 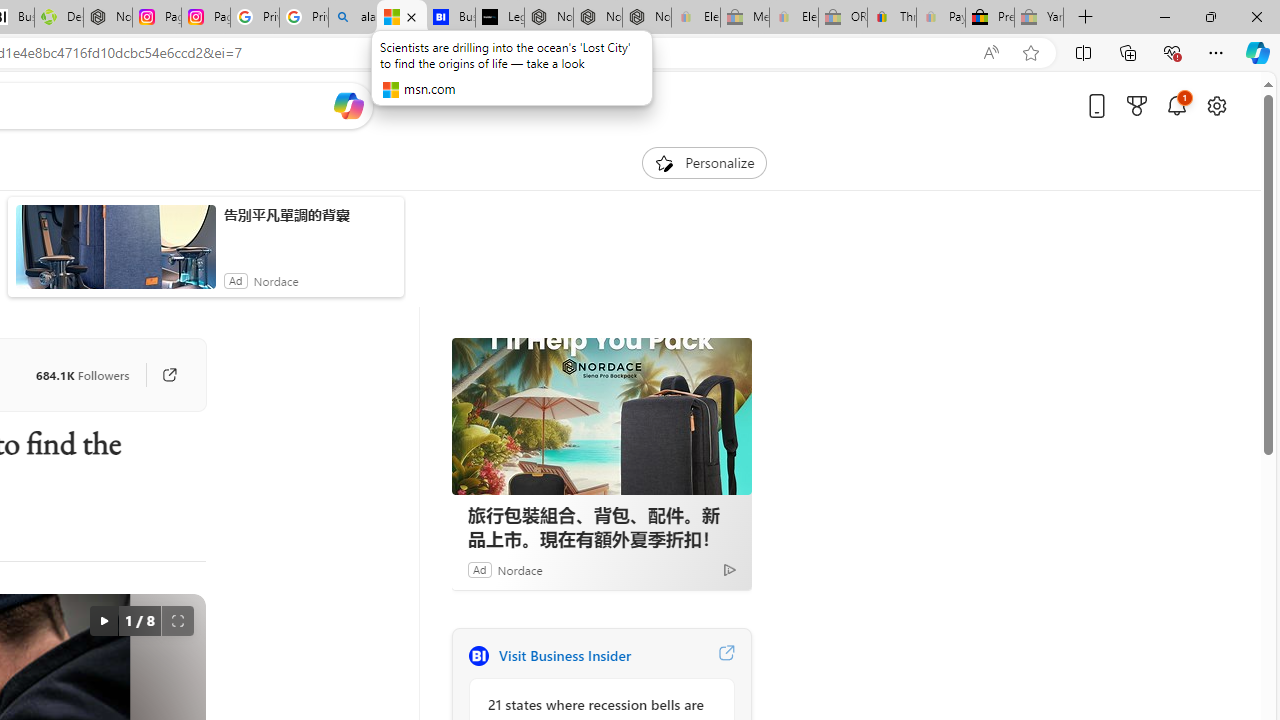 I want to click on 'Visit Business Insider website', so click(x=725, y=655).